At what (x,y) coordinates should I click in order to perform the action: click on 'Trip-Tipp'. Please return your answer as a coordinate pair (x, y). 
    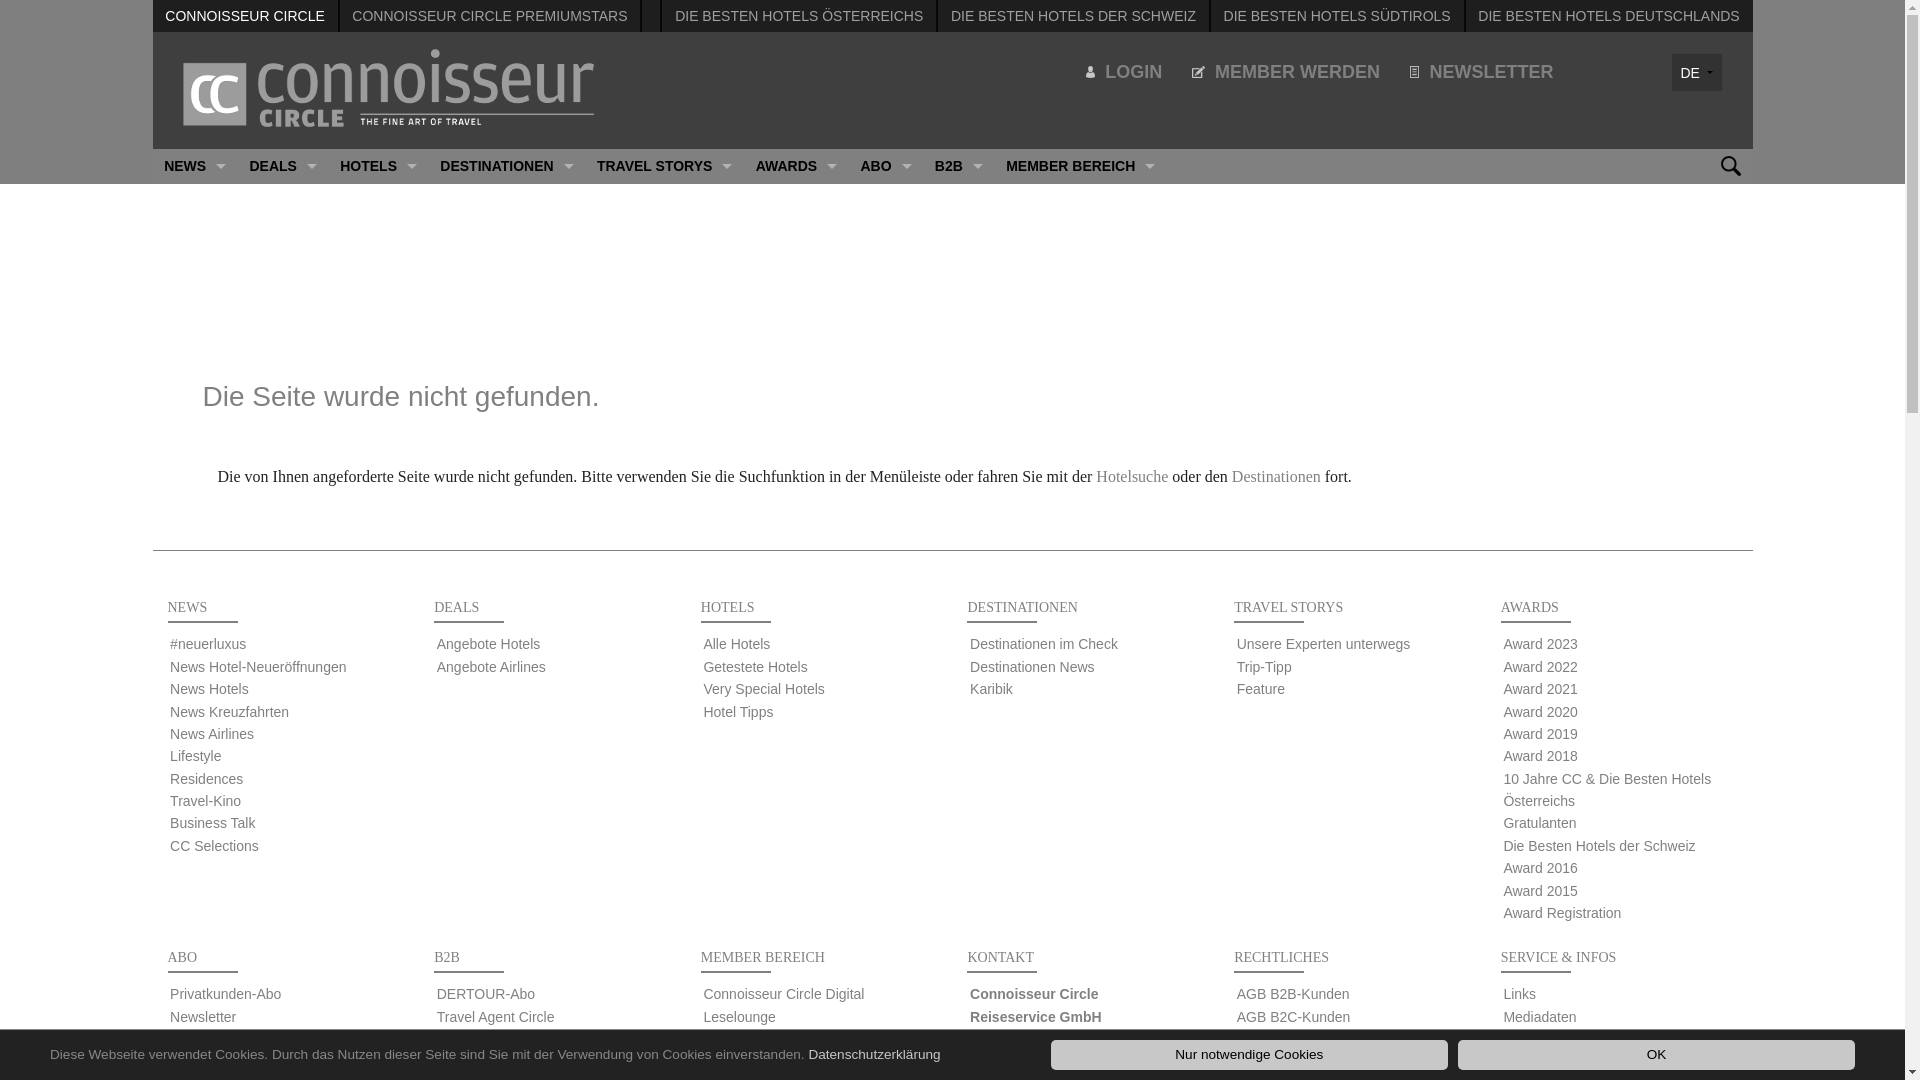
    Looking at the image, I should click on (1263, 667).